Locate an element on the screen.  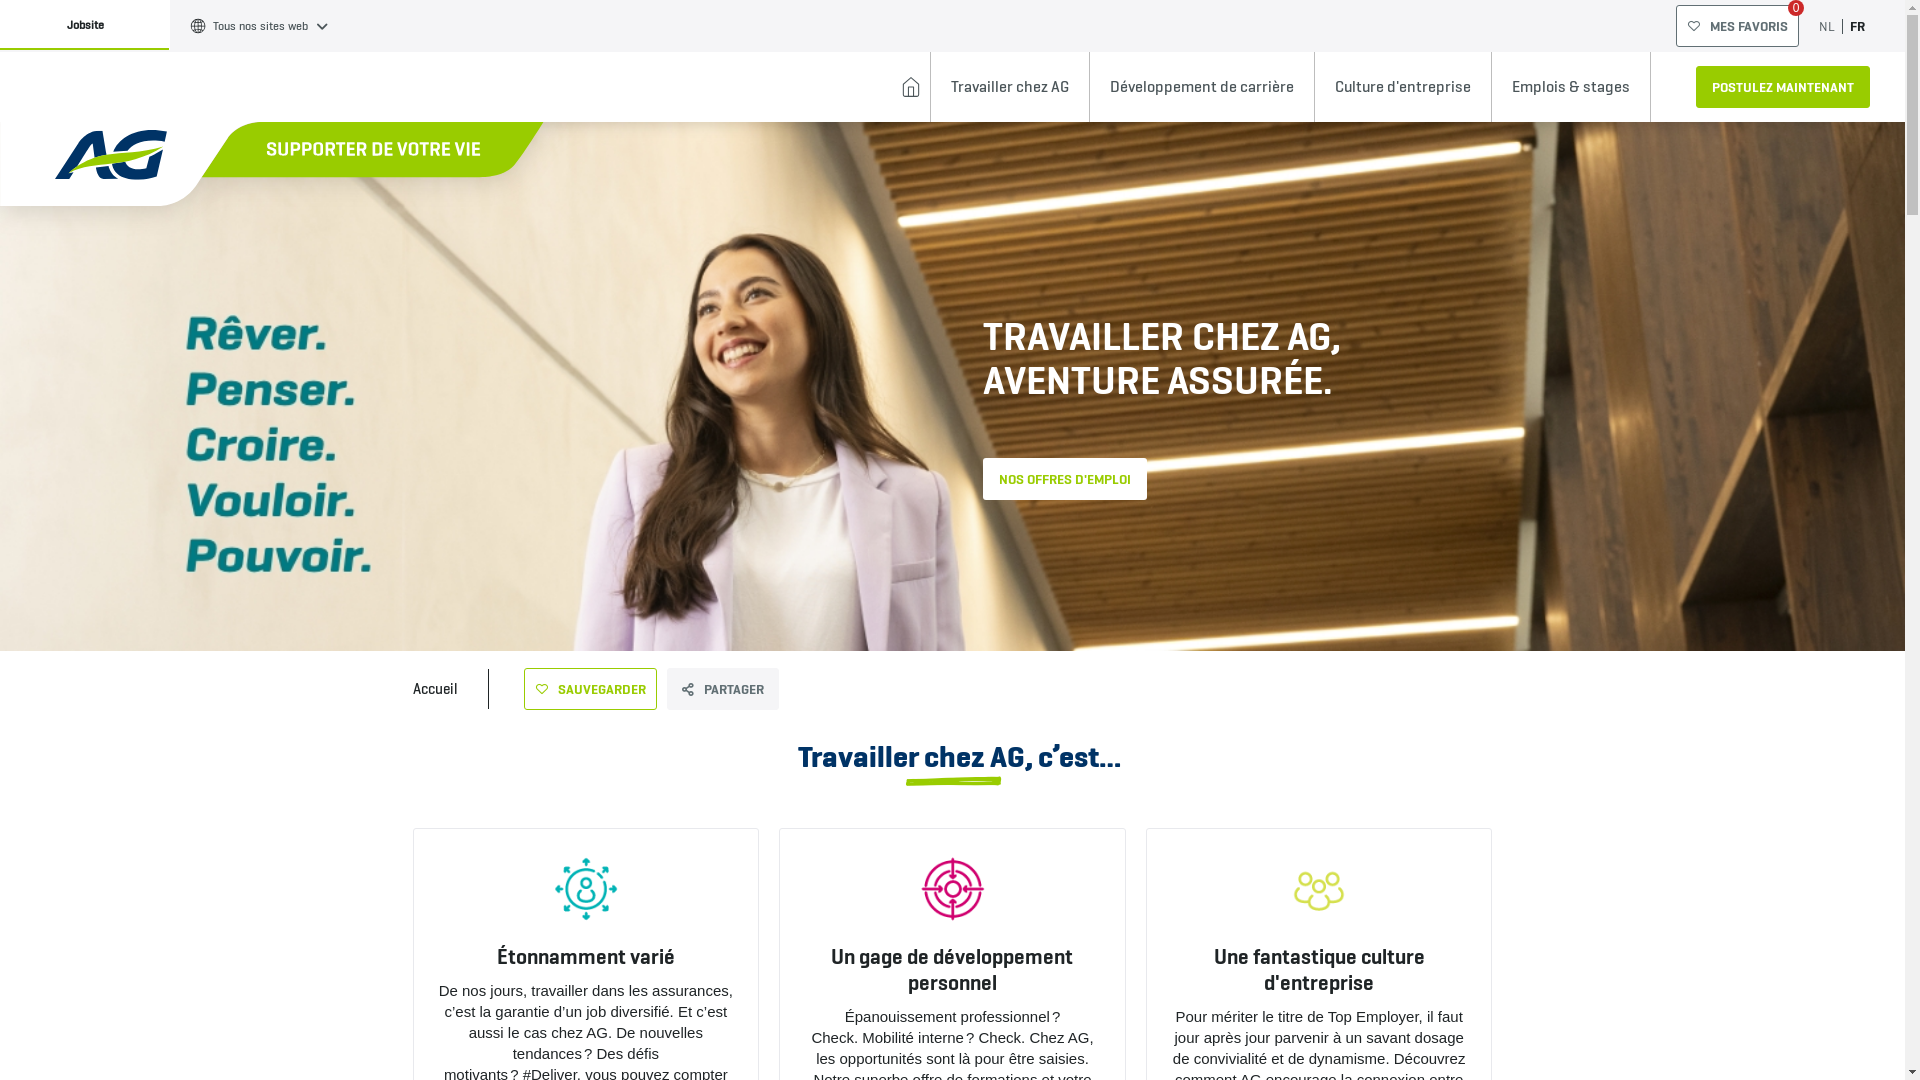
'PARTAGER' is located at coordinates (720, 688).